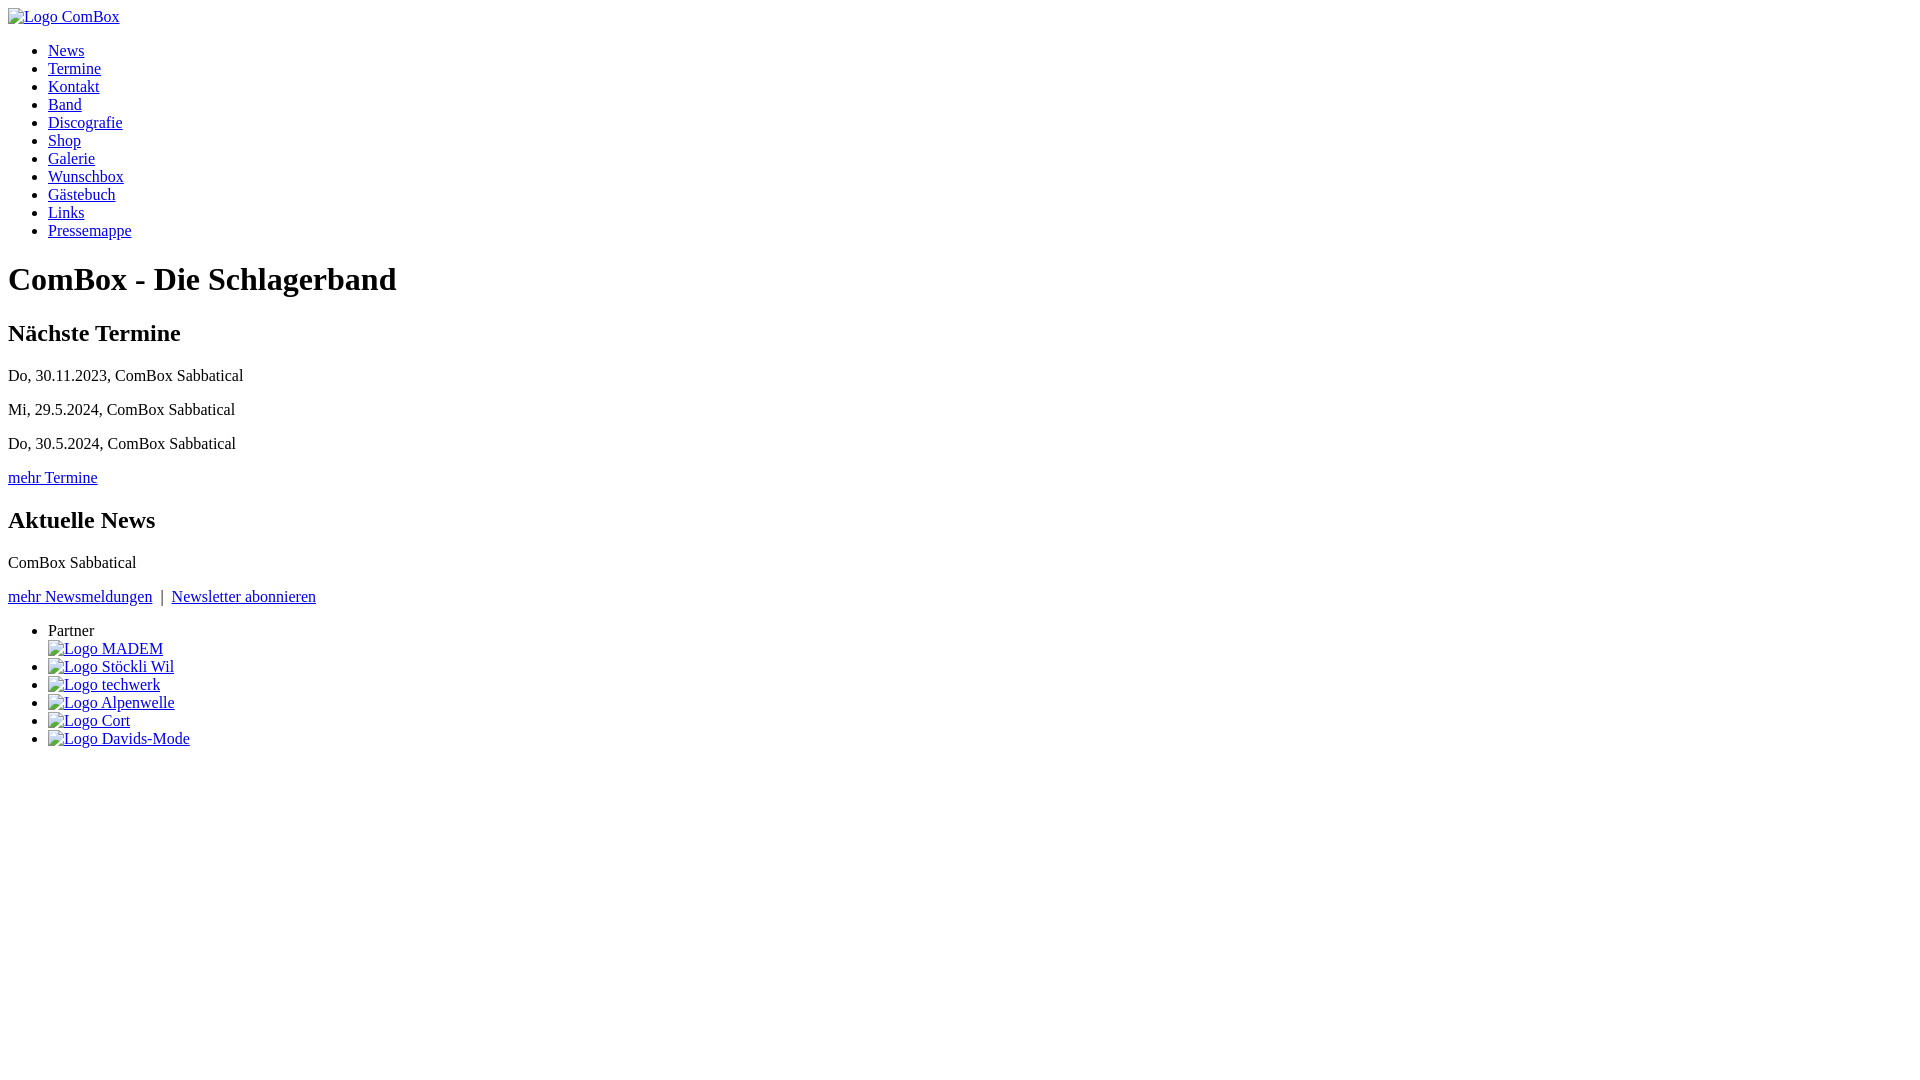 The image size is (1920, 1080). I want to click on 'Link zu Cort', so click(88, 720).